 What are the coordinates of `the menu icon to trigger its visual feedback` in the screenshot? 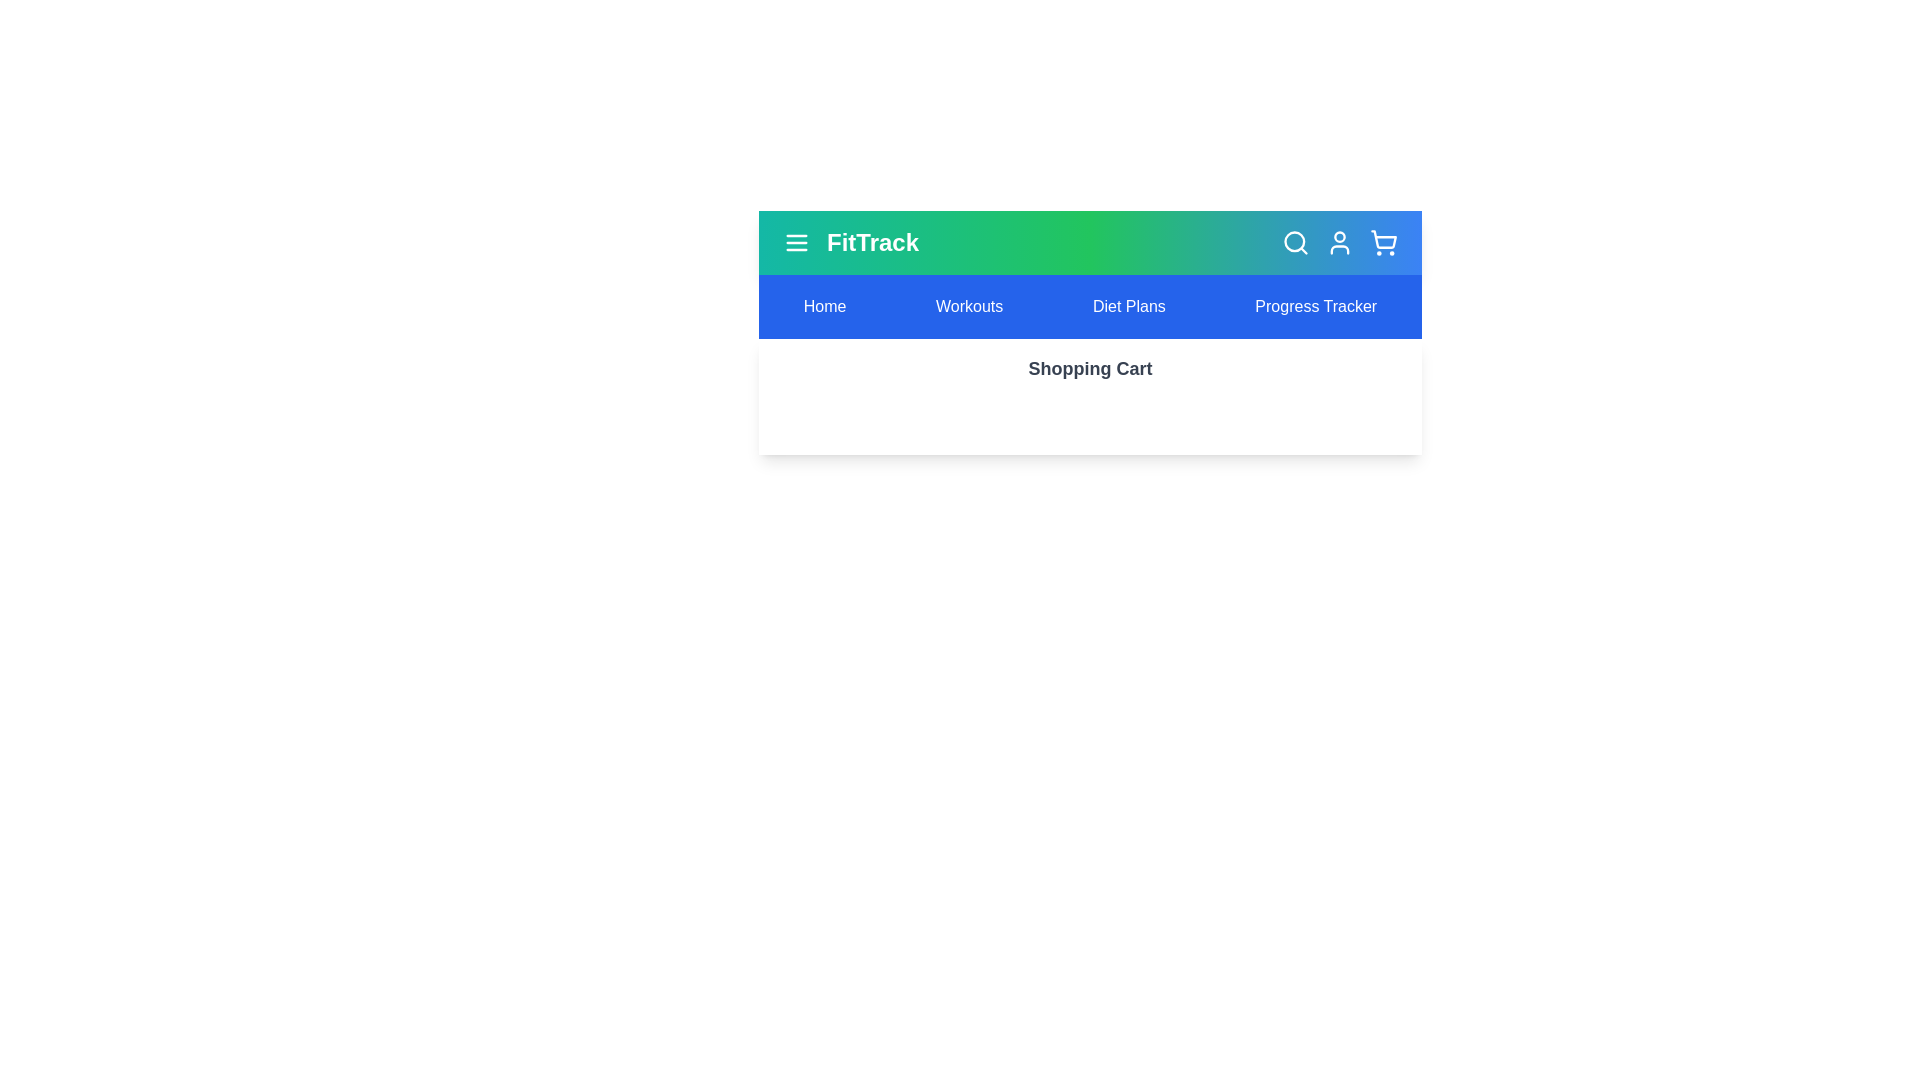 It's located at (795, 242).